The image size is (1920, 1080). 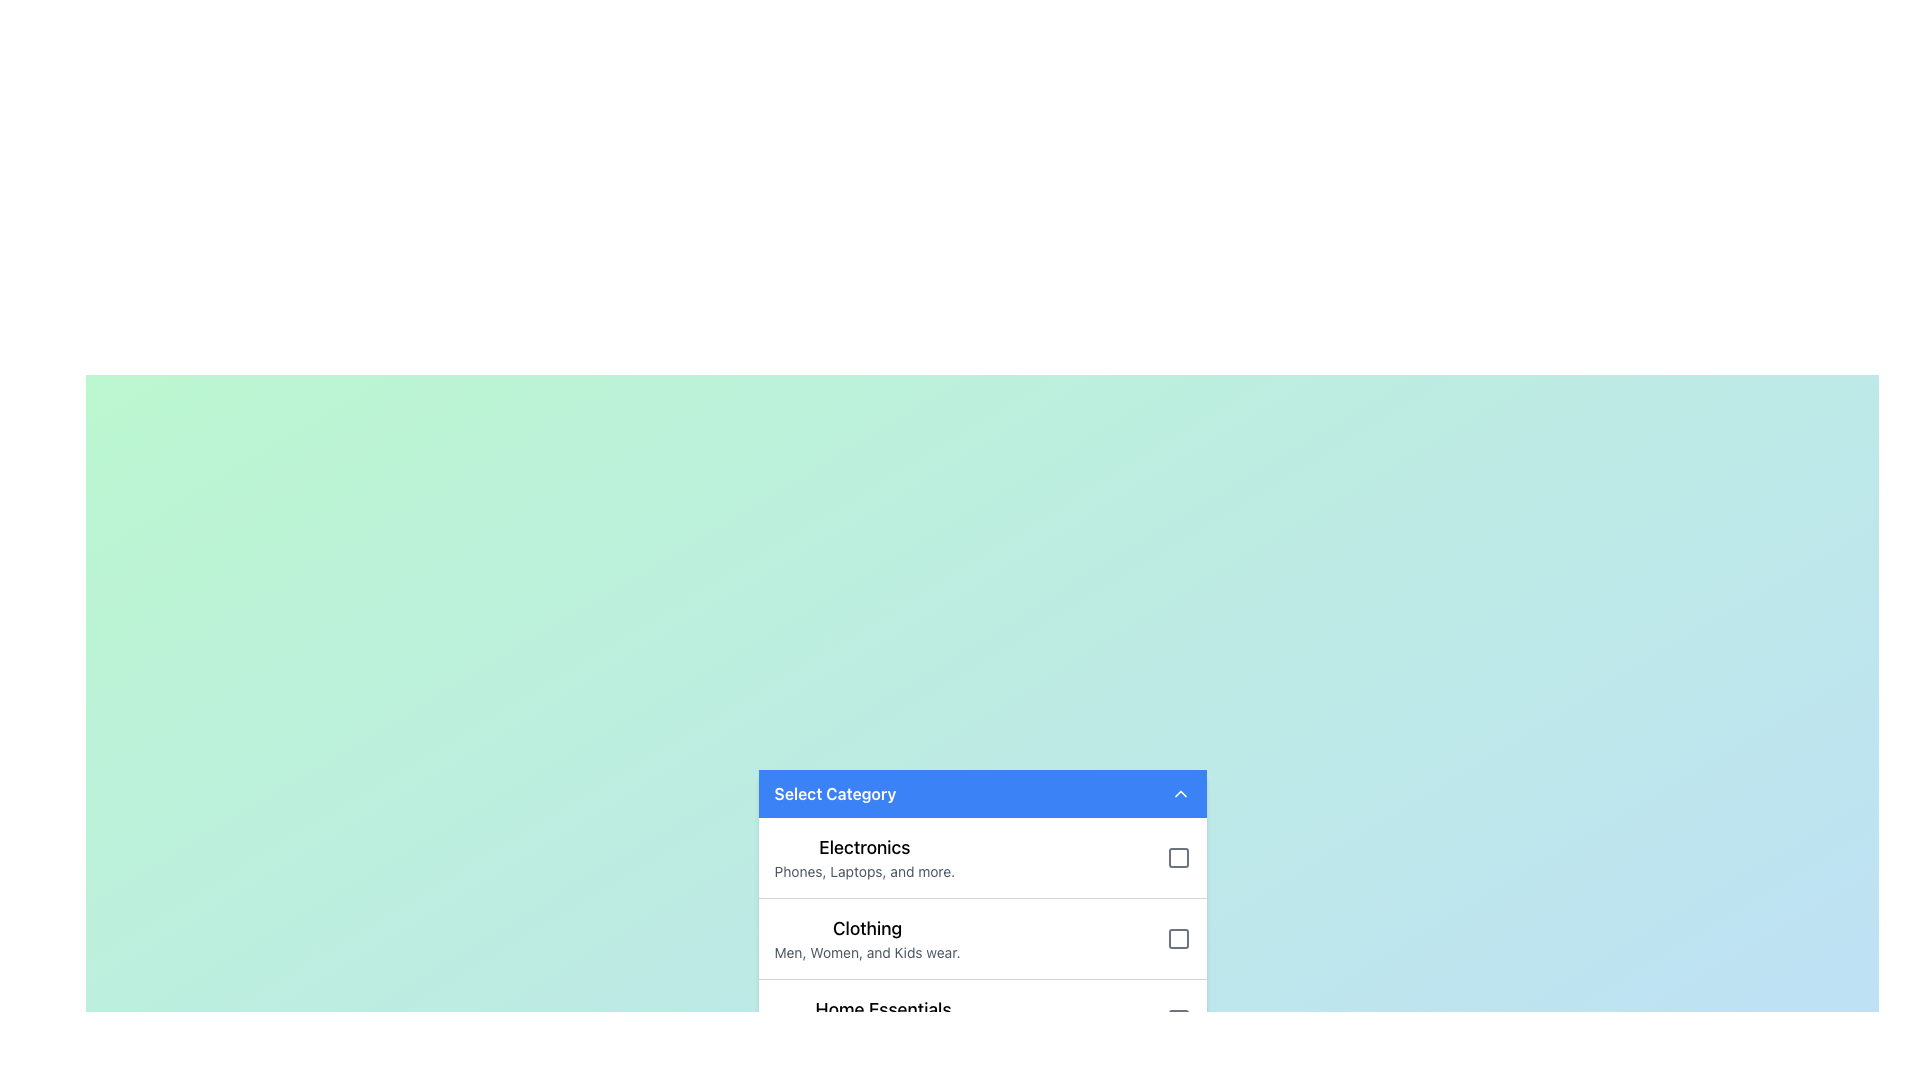 I want to click on the checkbox, so click(x=982, y=914).